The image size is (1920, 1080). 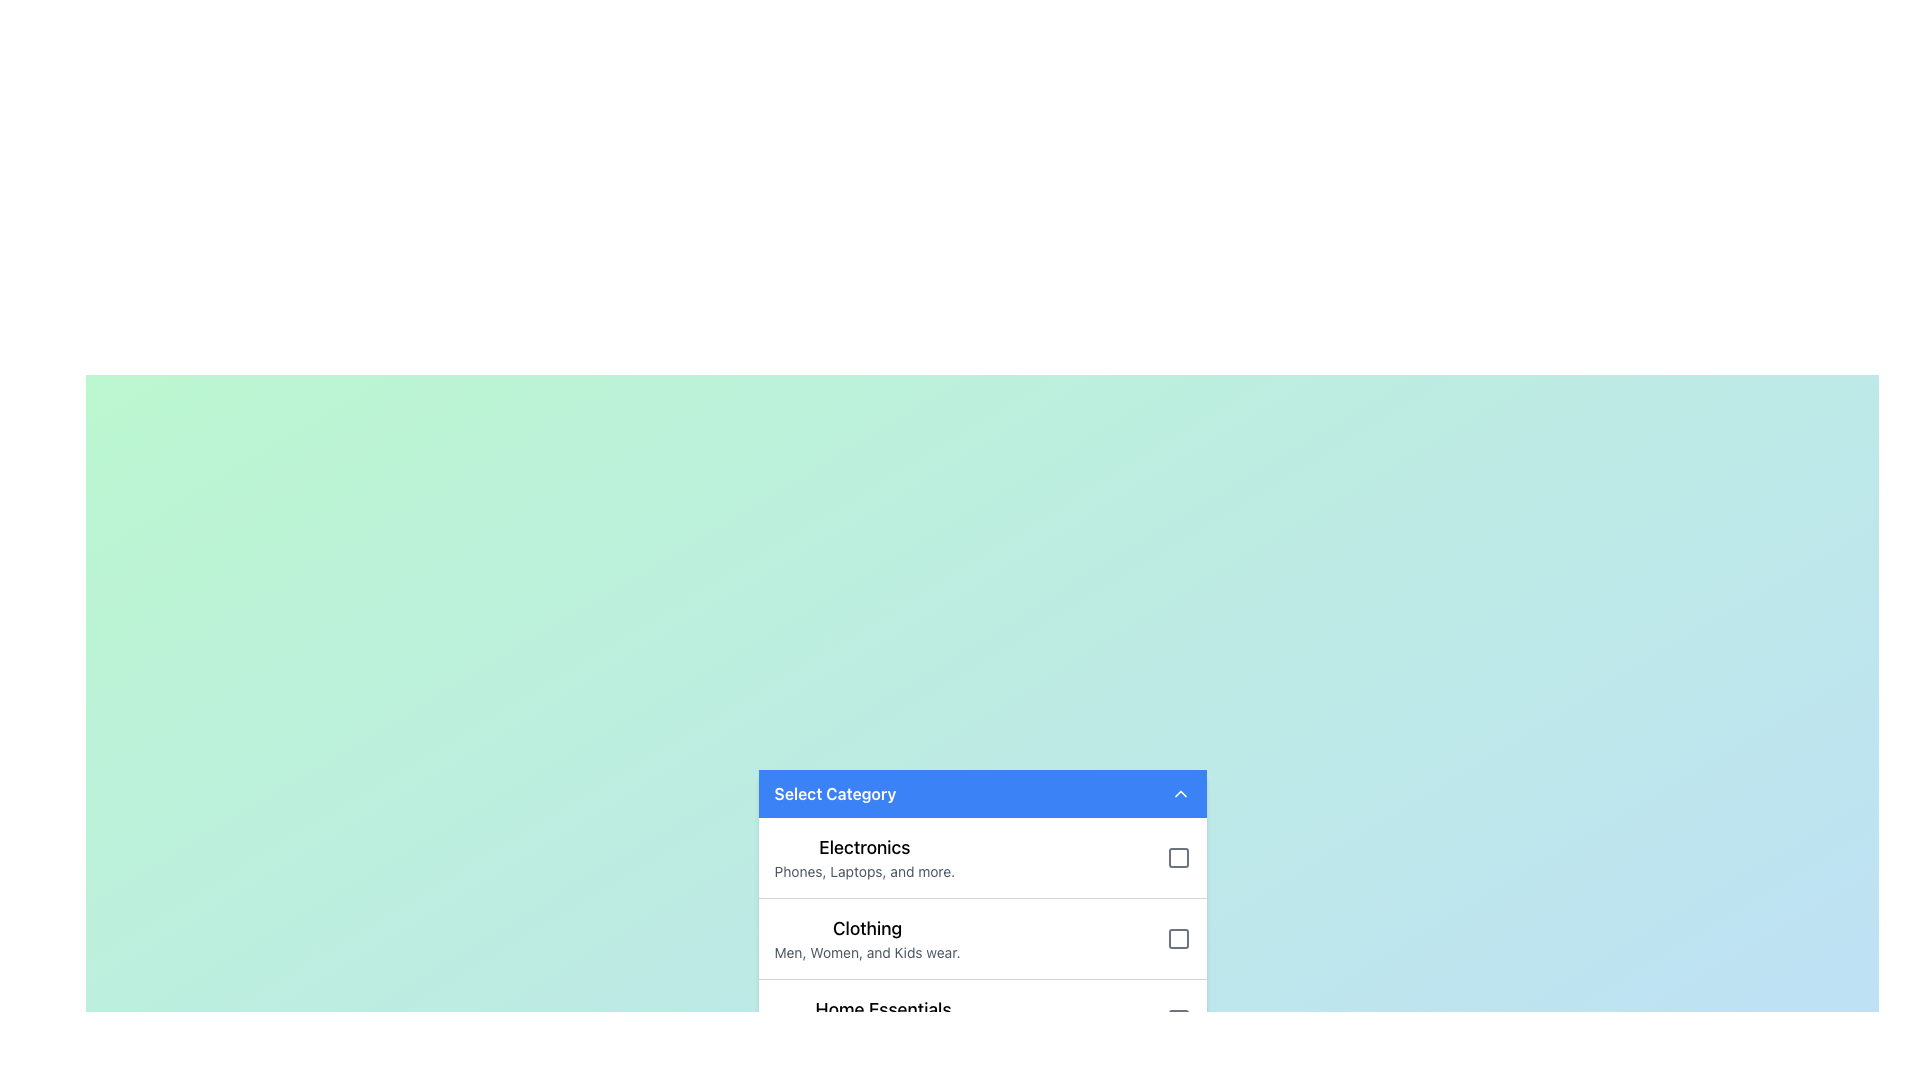 I want to click on the checkbox, so click(x=982, y=914).